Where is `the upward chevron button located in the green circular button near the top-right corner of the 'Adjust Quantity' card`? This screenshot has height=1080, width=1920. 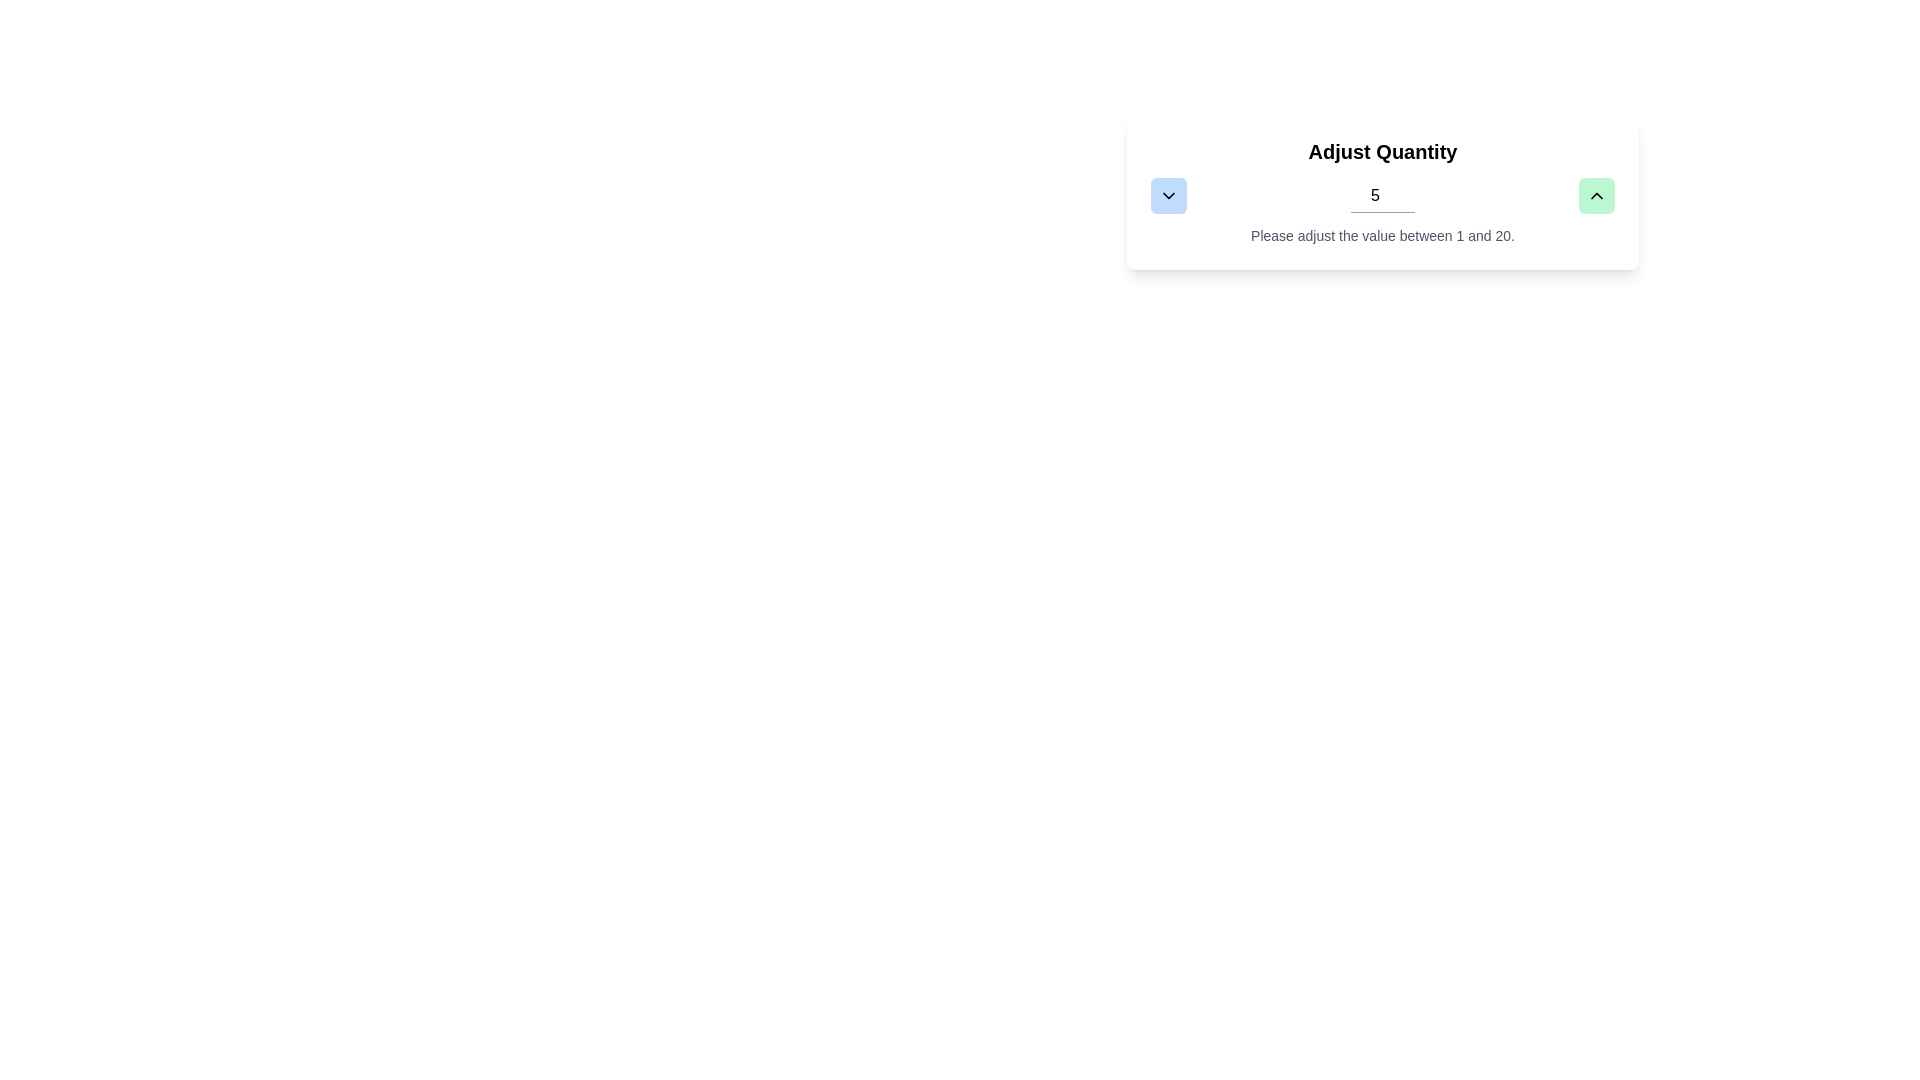
the upward chevron button located in the green circular button near the top-right corner of the 'Adjust Quantity' card is located at coordinates (1596, 196).